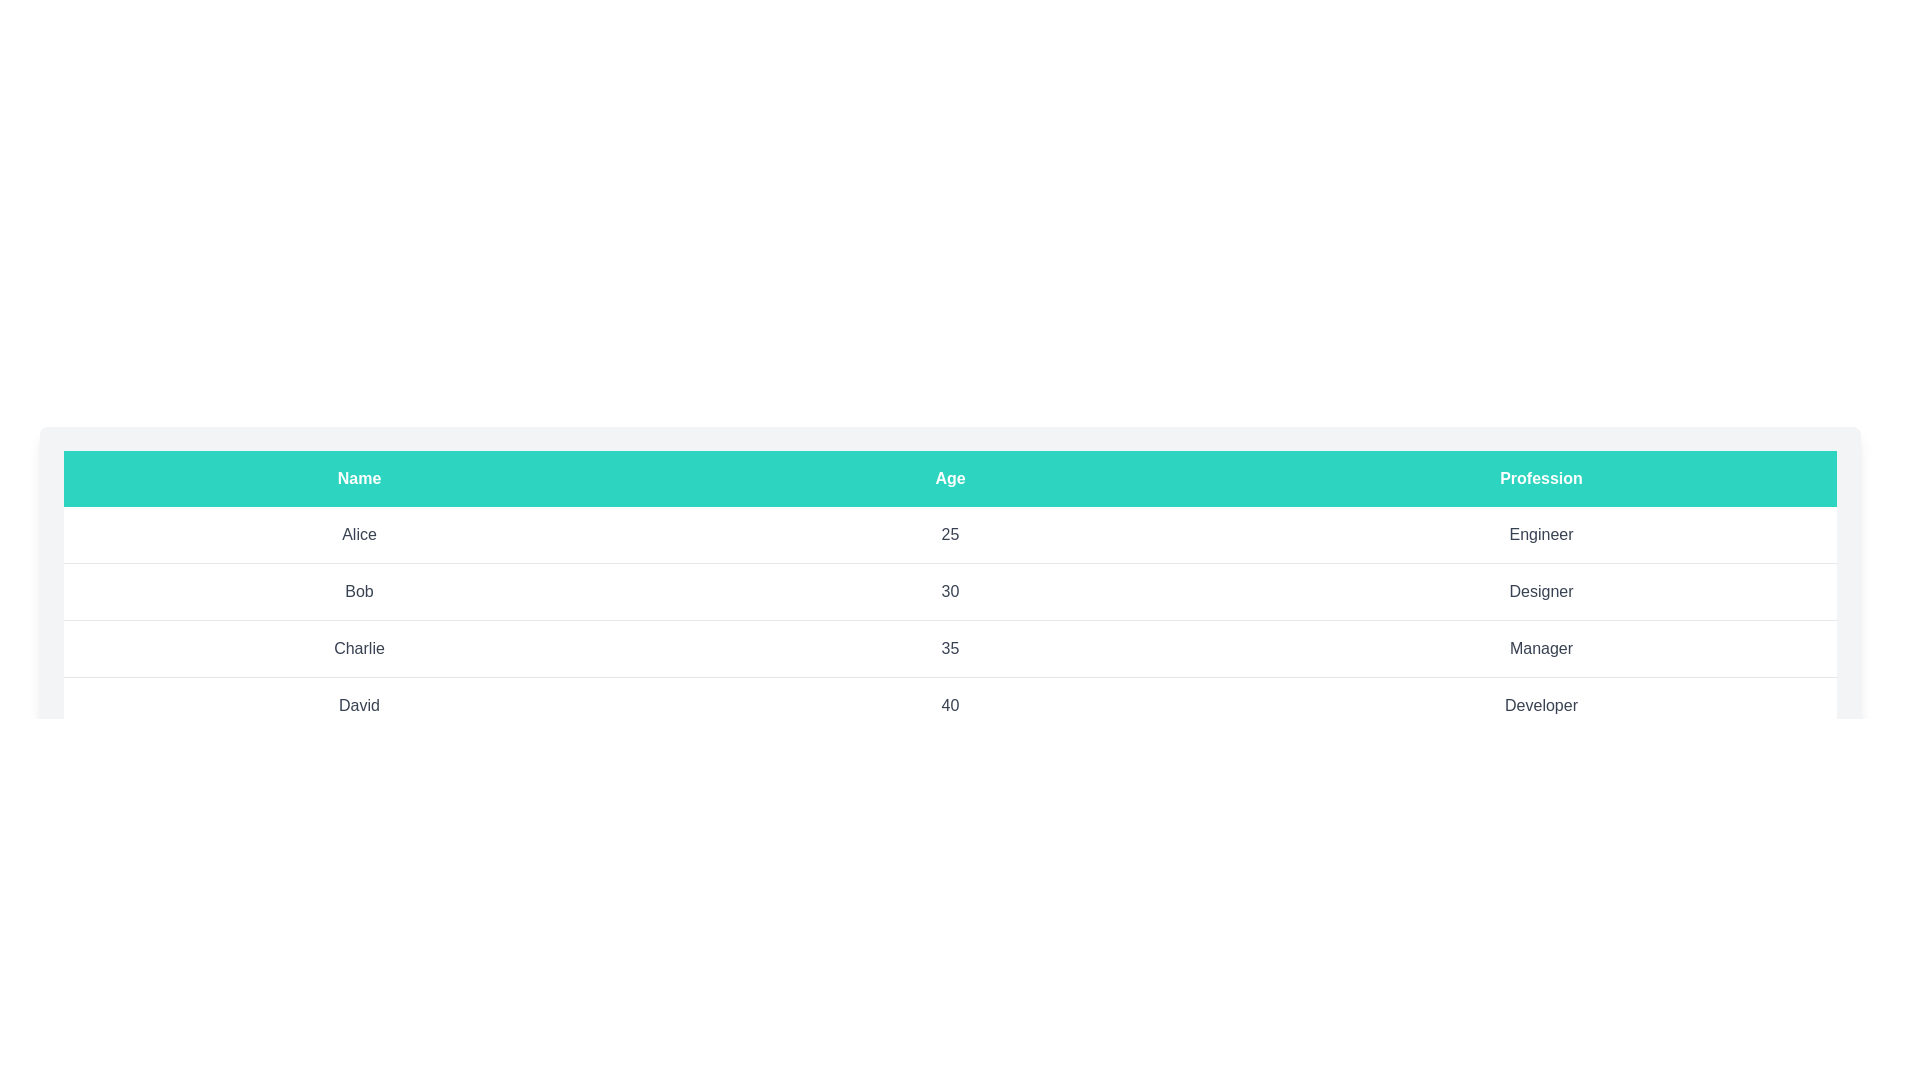 The height and width of the screenshot is (1080, 1920). What do you see at coordinates (949, 534) in the screenshot?
I see `the table cell displaying the age of the individual named 'Alice', located in the second column of the first row, under the 'Age' header` at bounding box center [949, 534].